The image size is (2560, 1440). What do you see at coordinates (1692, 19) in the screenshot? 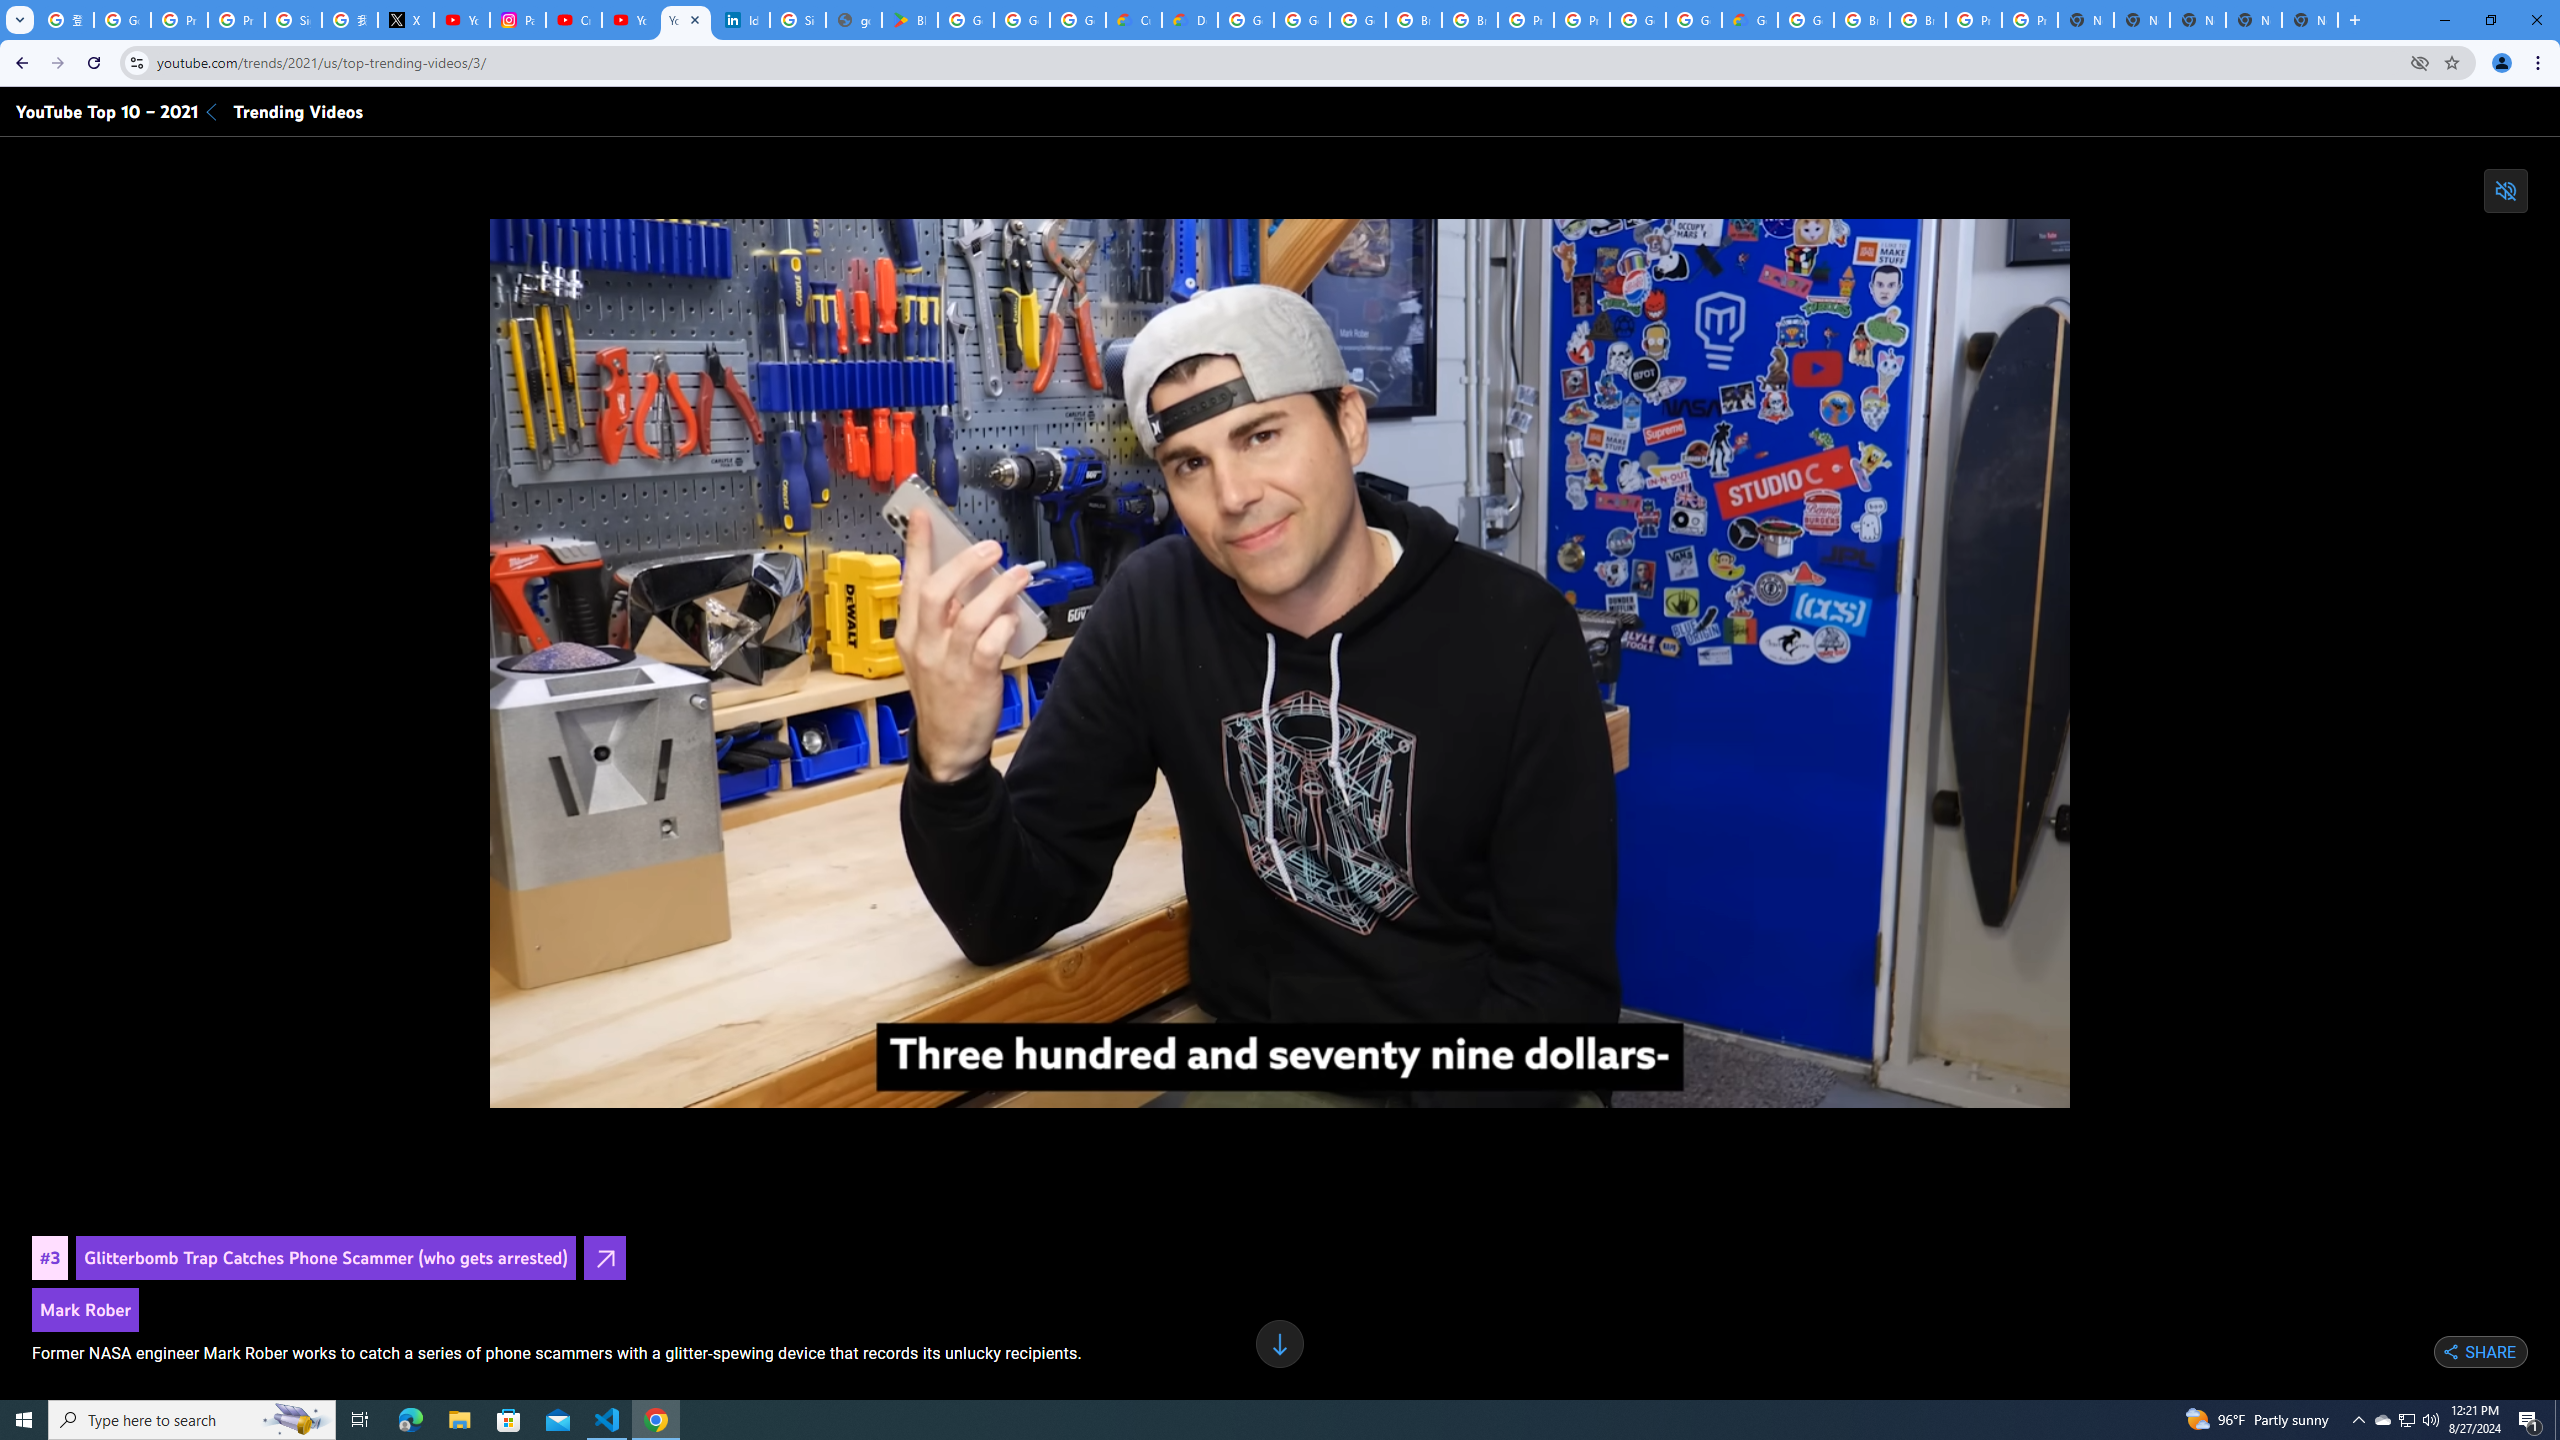
I see `'Google Cloud Platform'` at bounding box center [1692, 19].